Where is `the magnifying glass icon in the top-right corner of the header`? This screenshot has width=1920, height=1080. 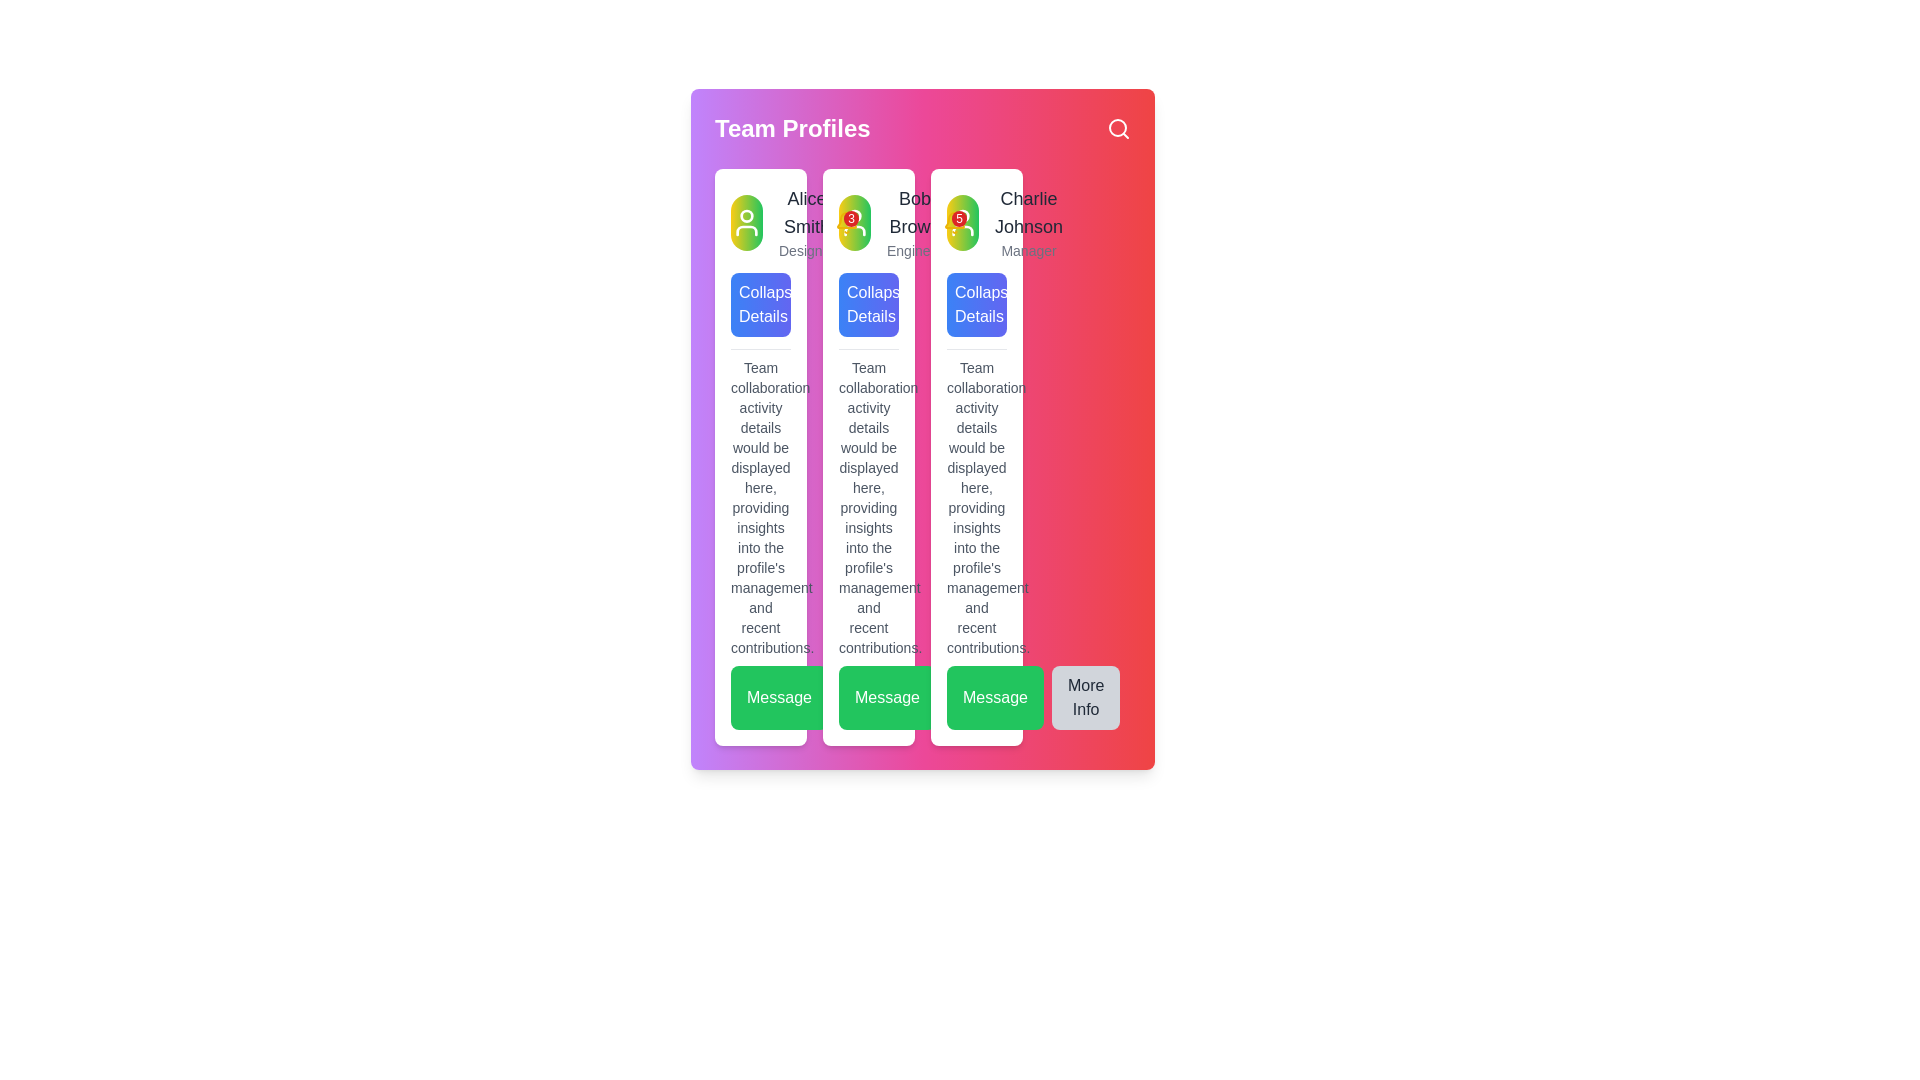
the magnifying glass icon in the top-right corner of the header is located at coordinates (1117, 128).